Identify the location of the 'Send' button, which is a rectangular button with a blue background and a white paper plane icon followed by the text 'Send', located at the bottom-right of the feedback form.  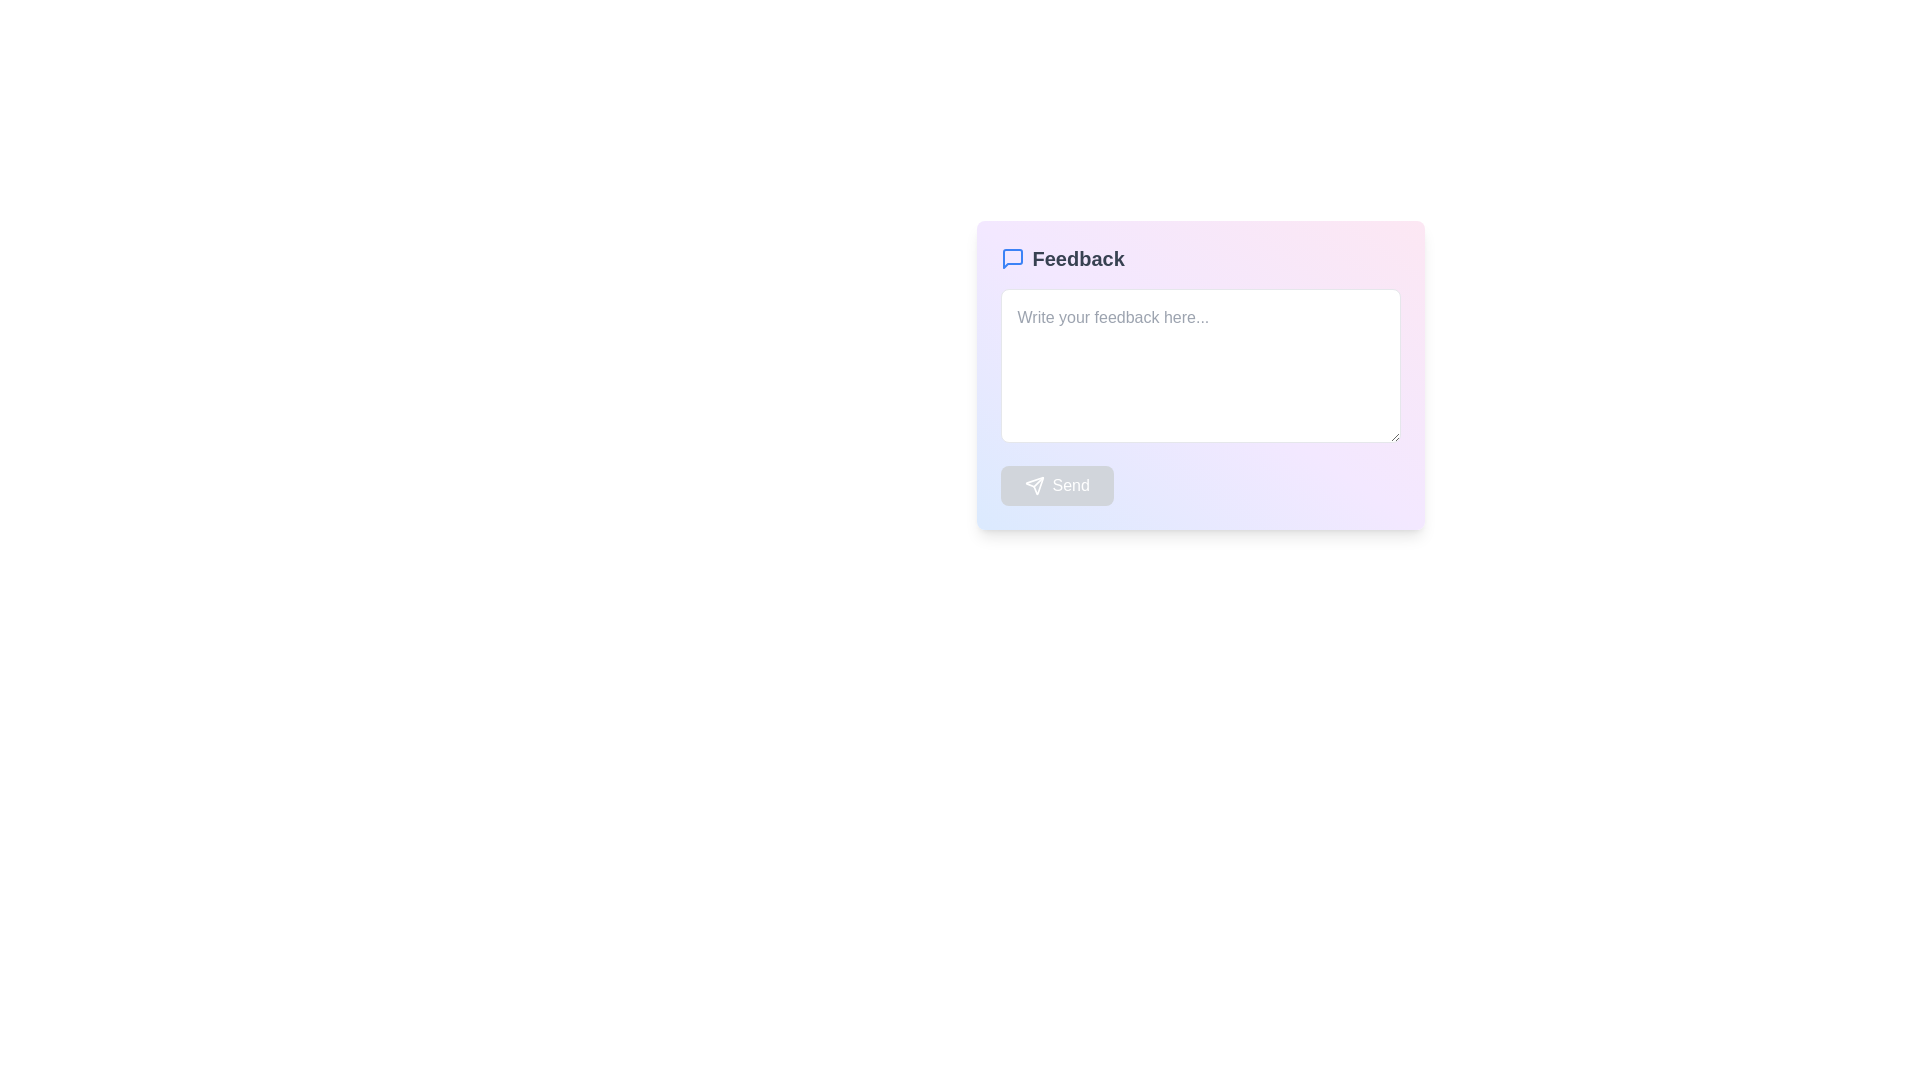
(1056, 486).